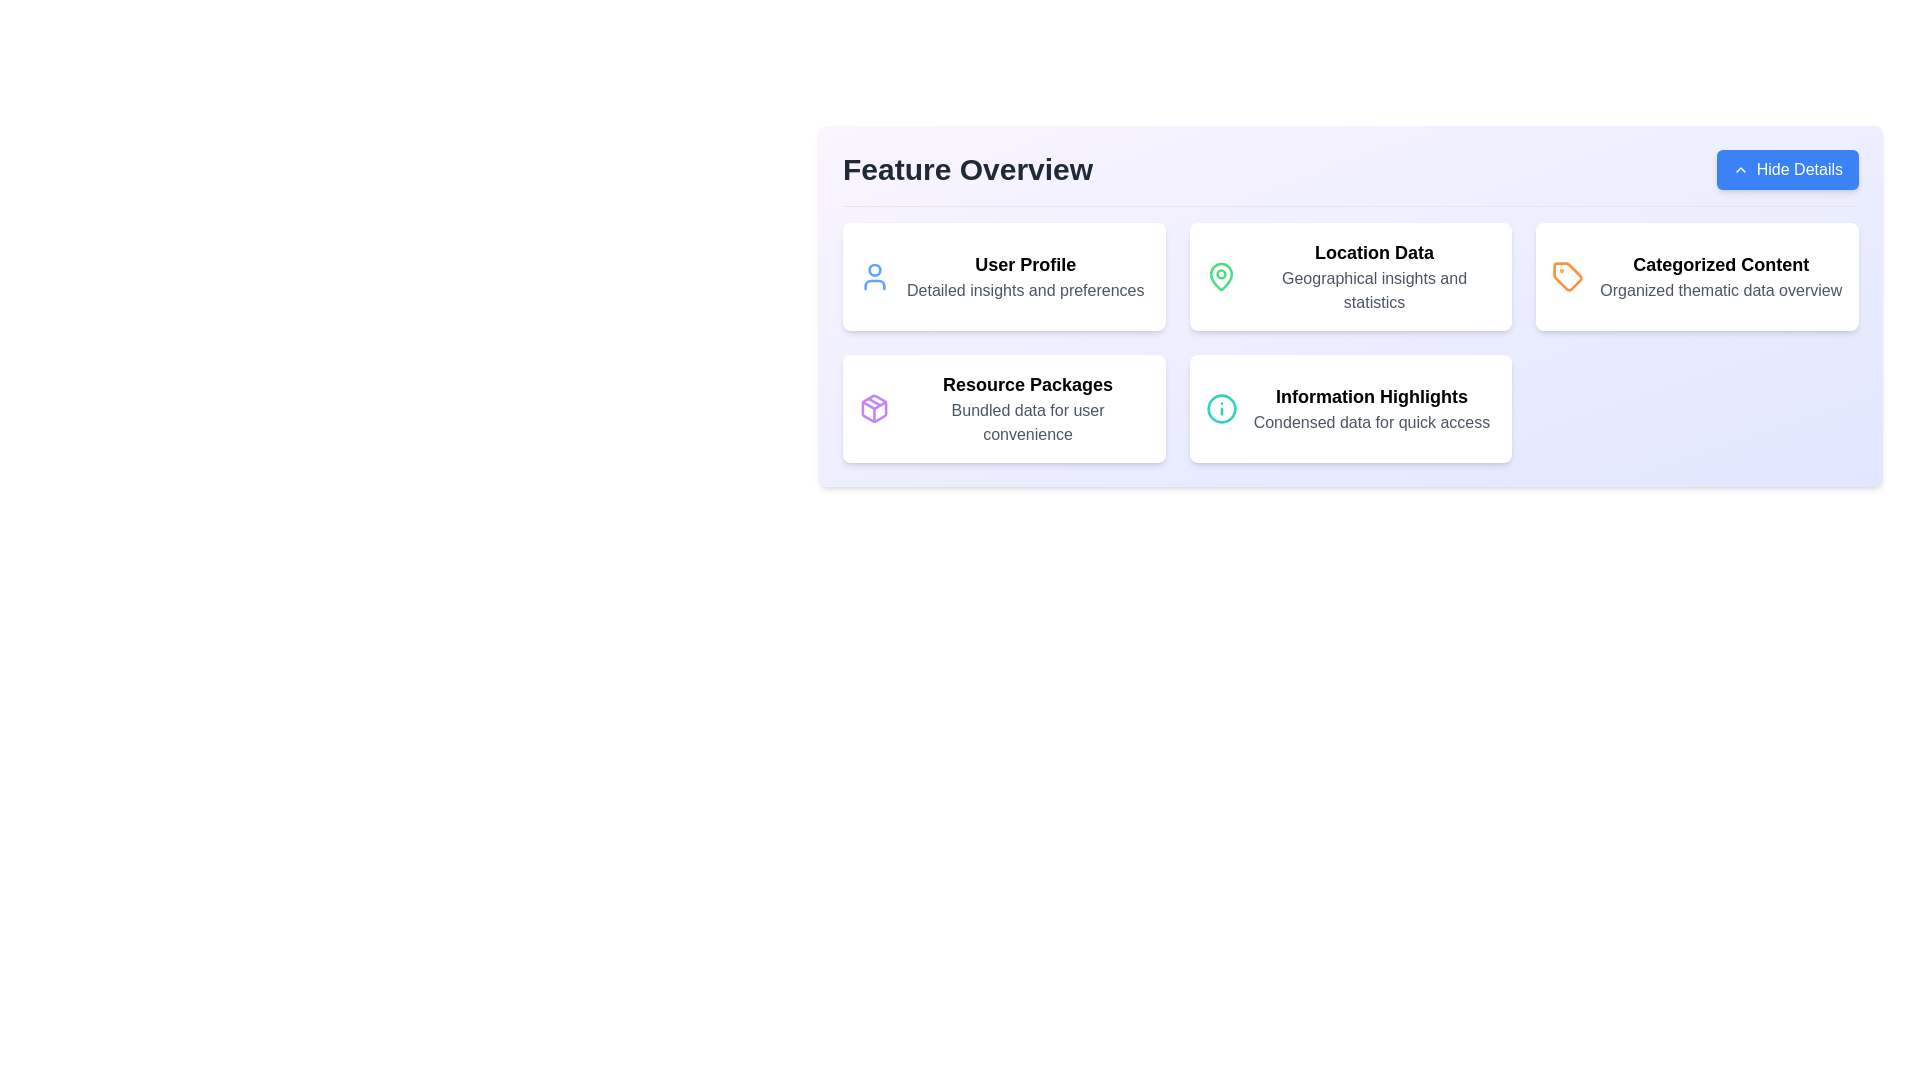  Describe the element at coordinates (1025, 277) in the screenshot. I see `text content of the element titled 'User Profile' with the description 'Detailed insights and preferences', located in the top-left corner of the grid layout` at that location.